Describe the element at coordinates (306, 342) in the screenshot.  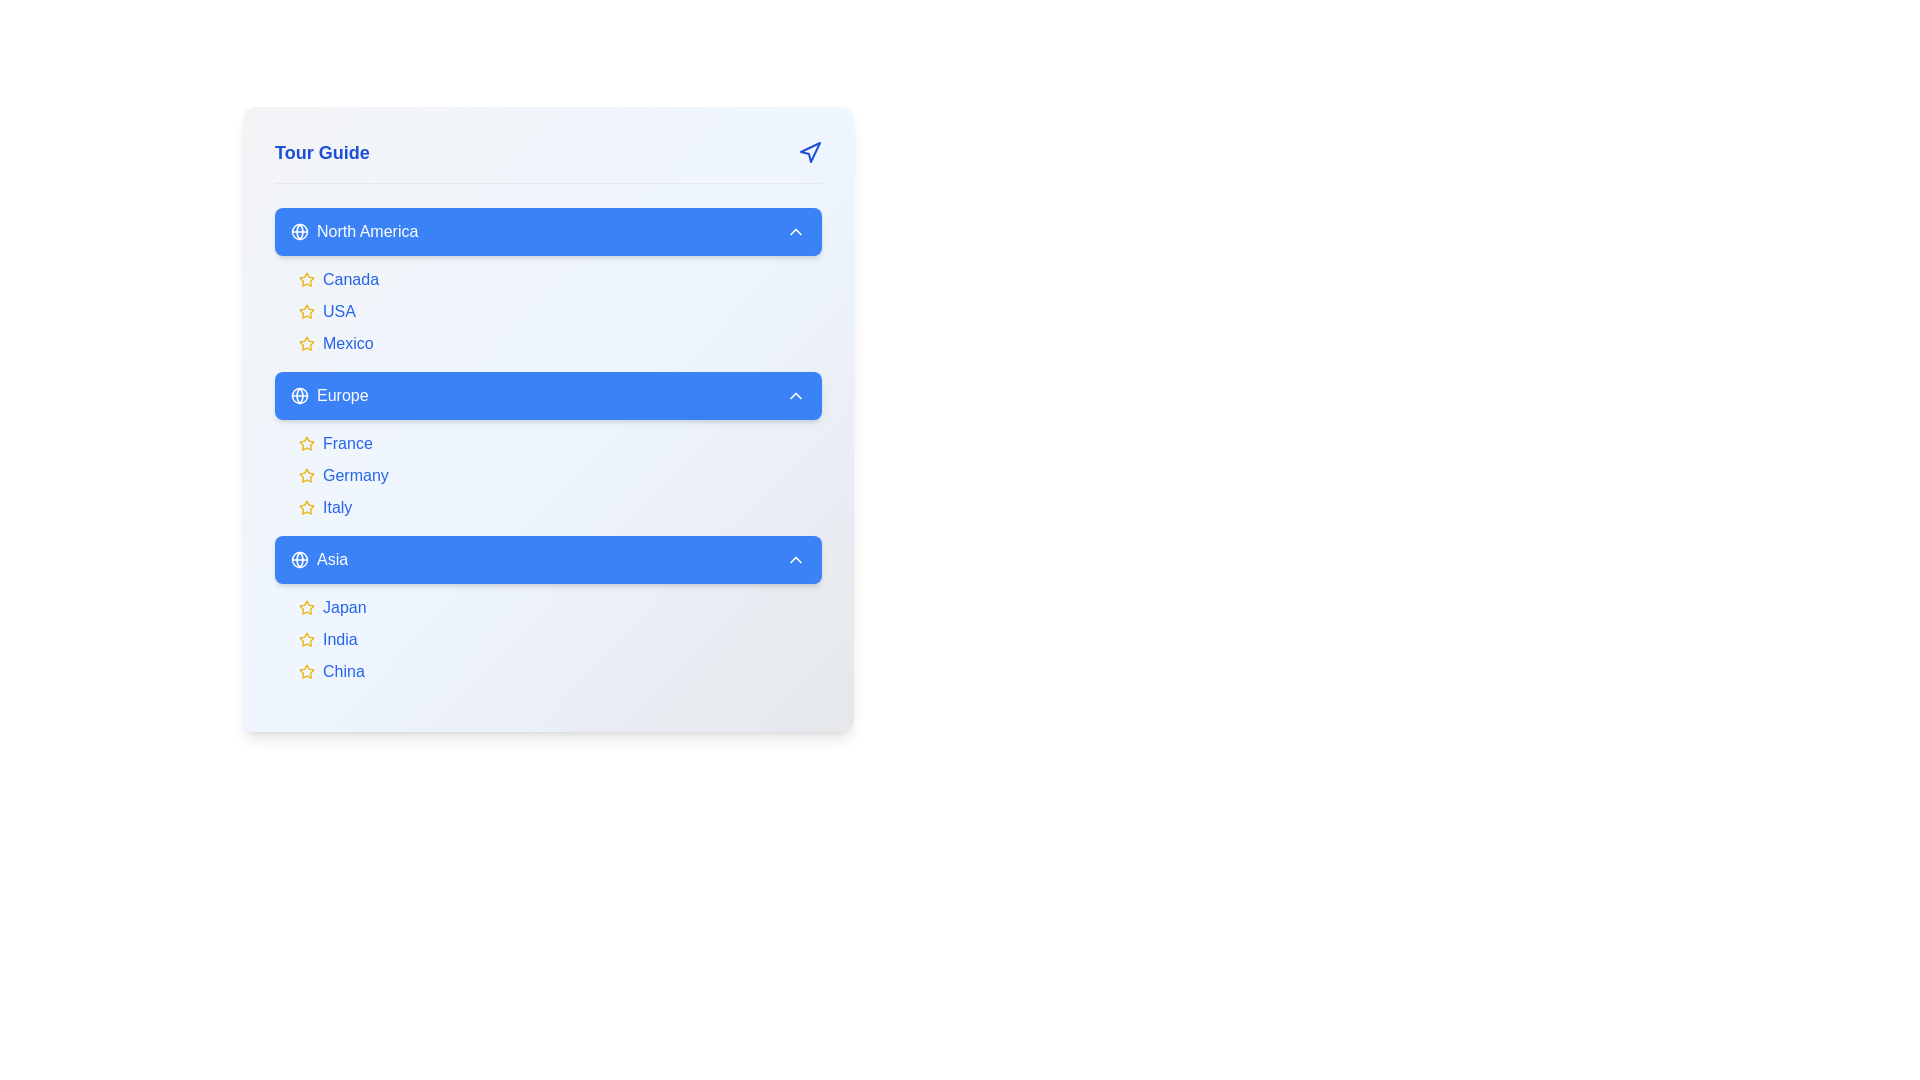
I see `the star icon representing 'Mexico' in the 'North America' section of the interface` at that location.